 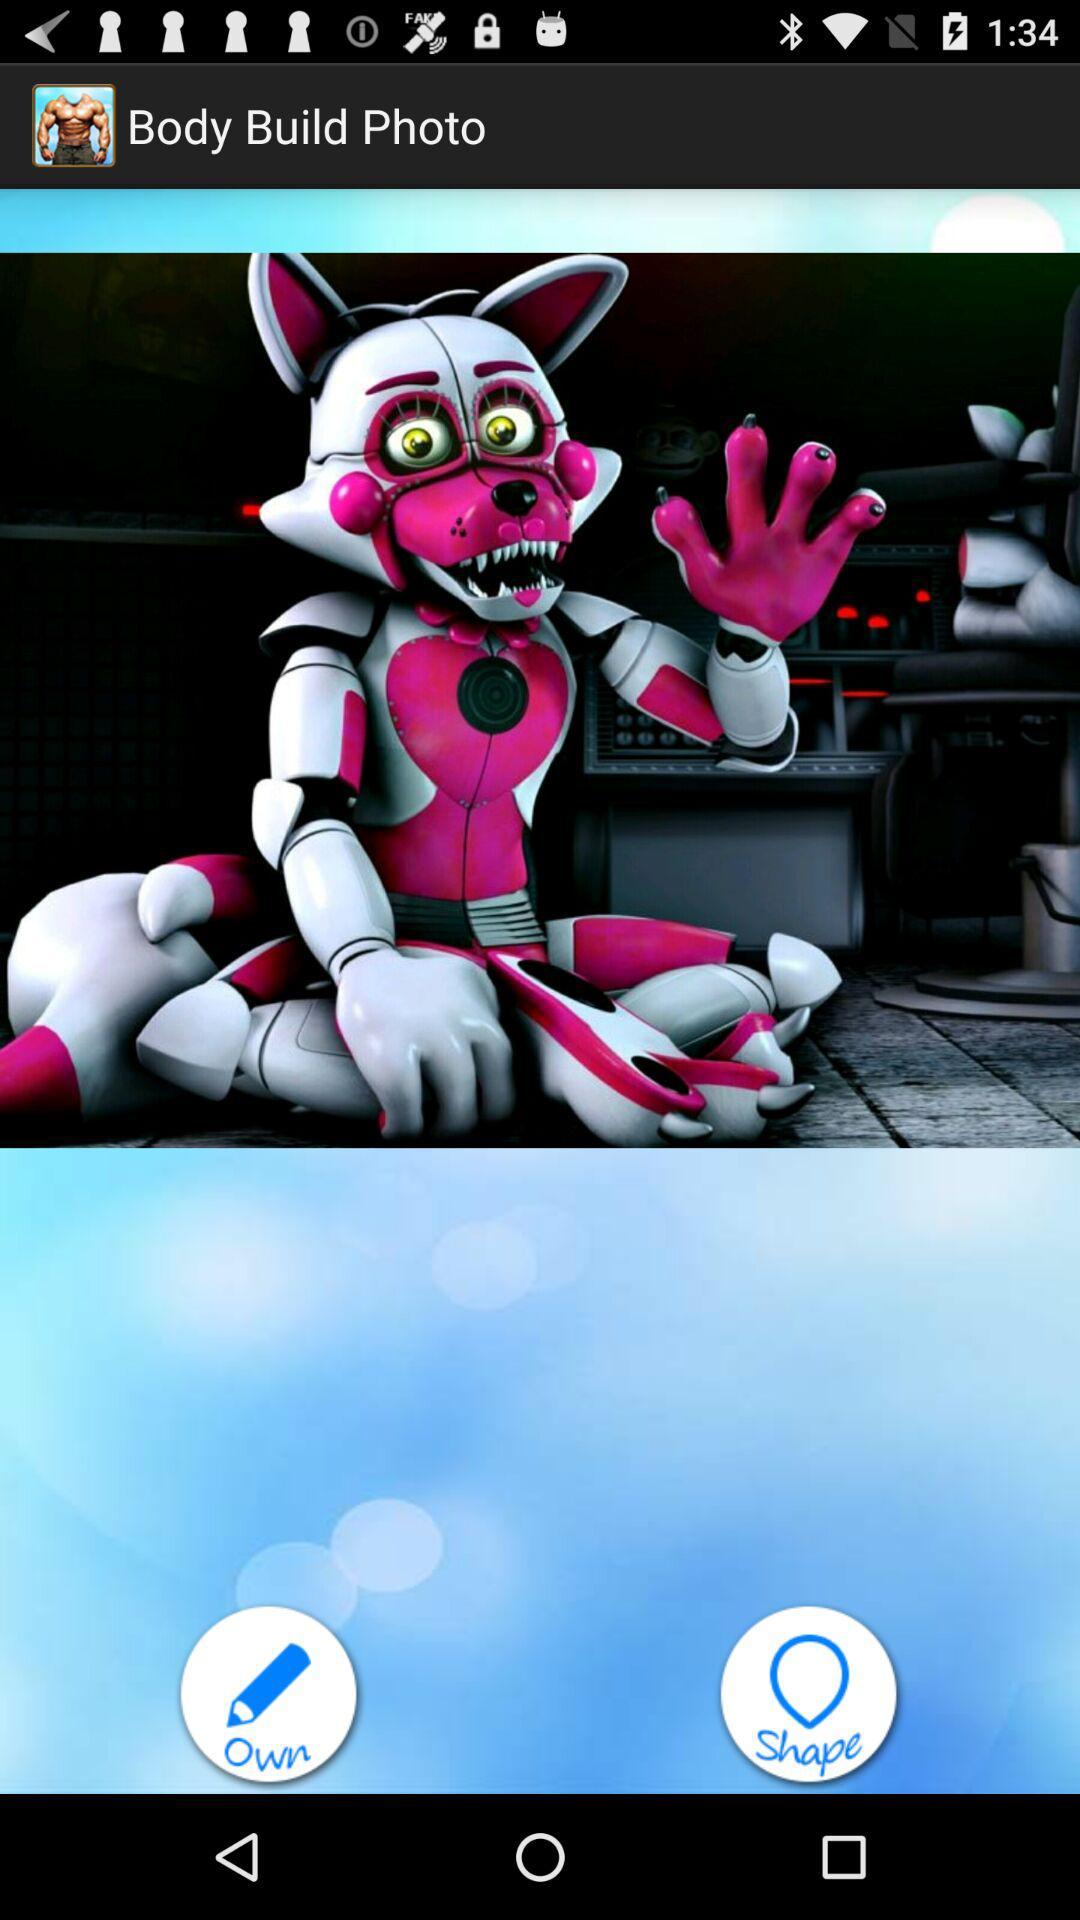 I want to click on shape, so click(x=810, y=1696).